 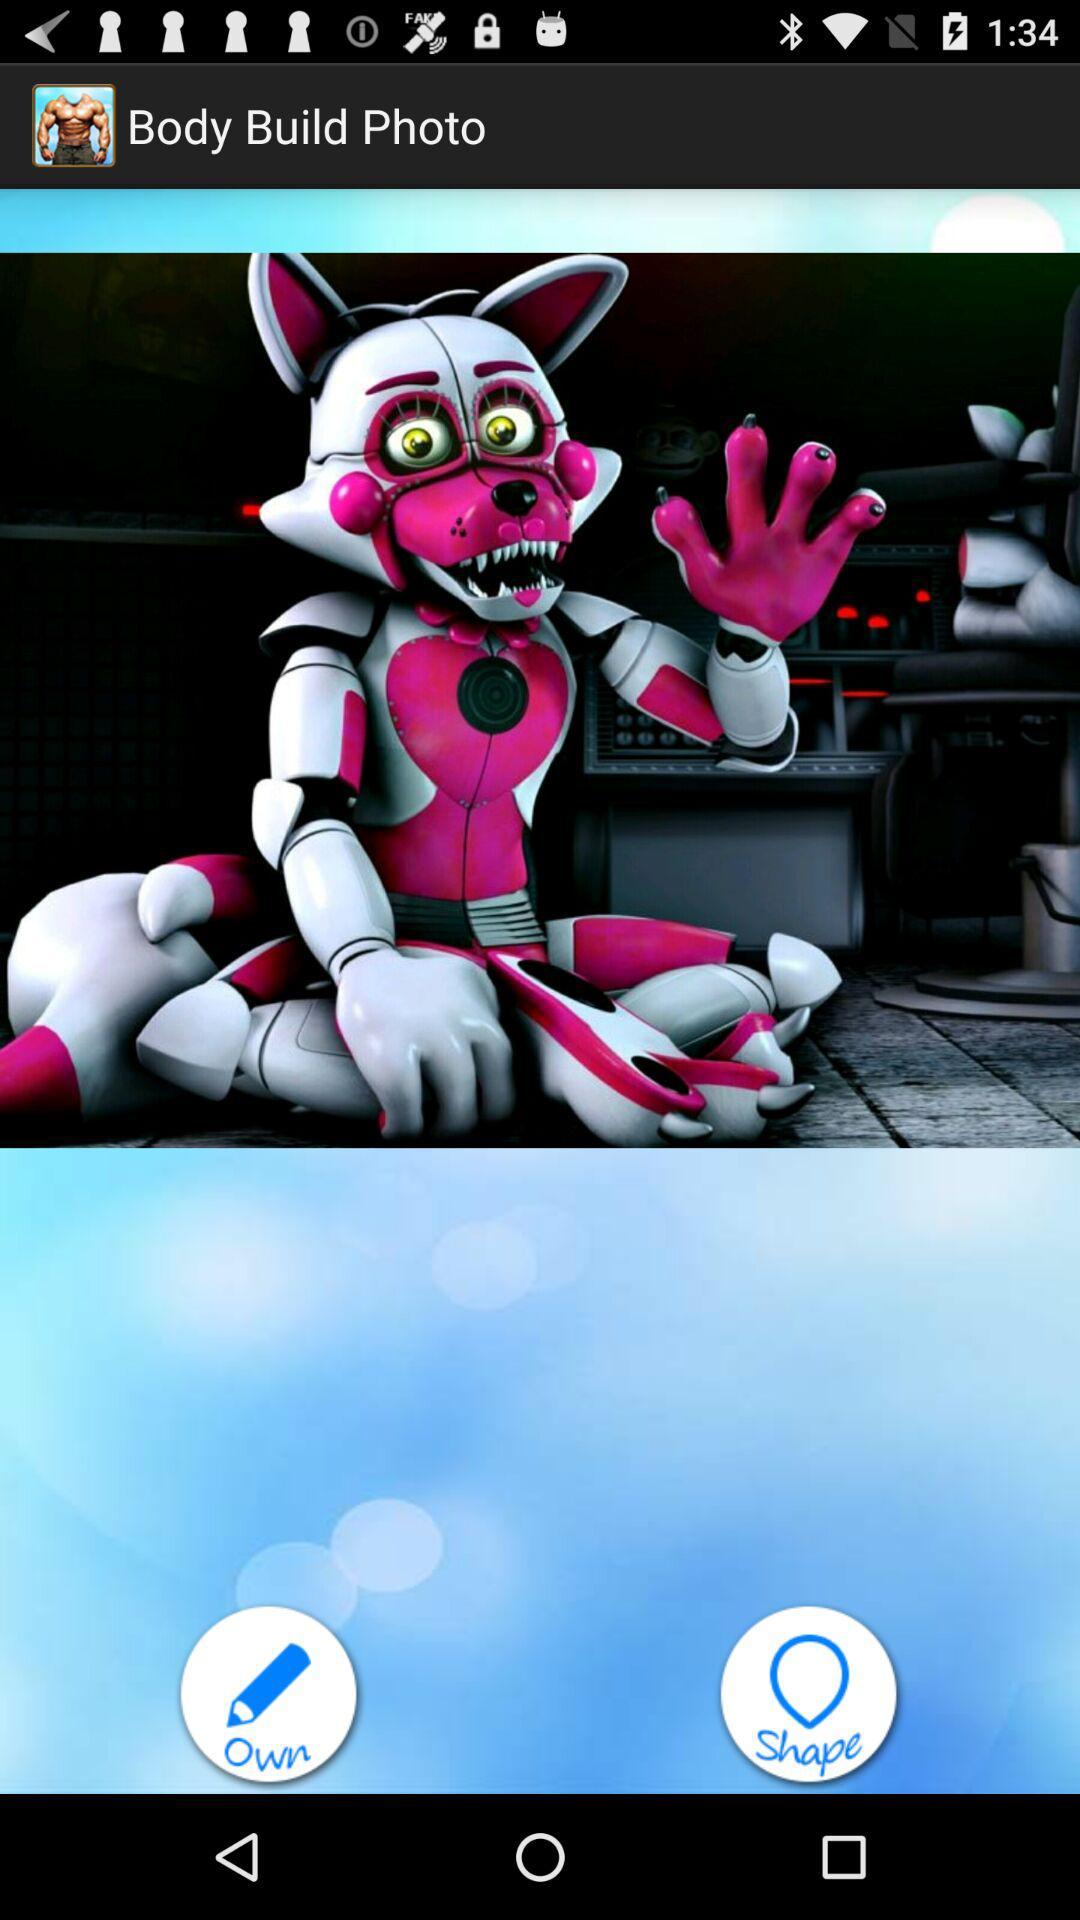 I want to click on shape, so click(x=810, y=1696).